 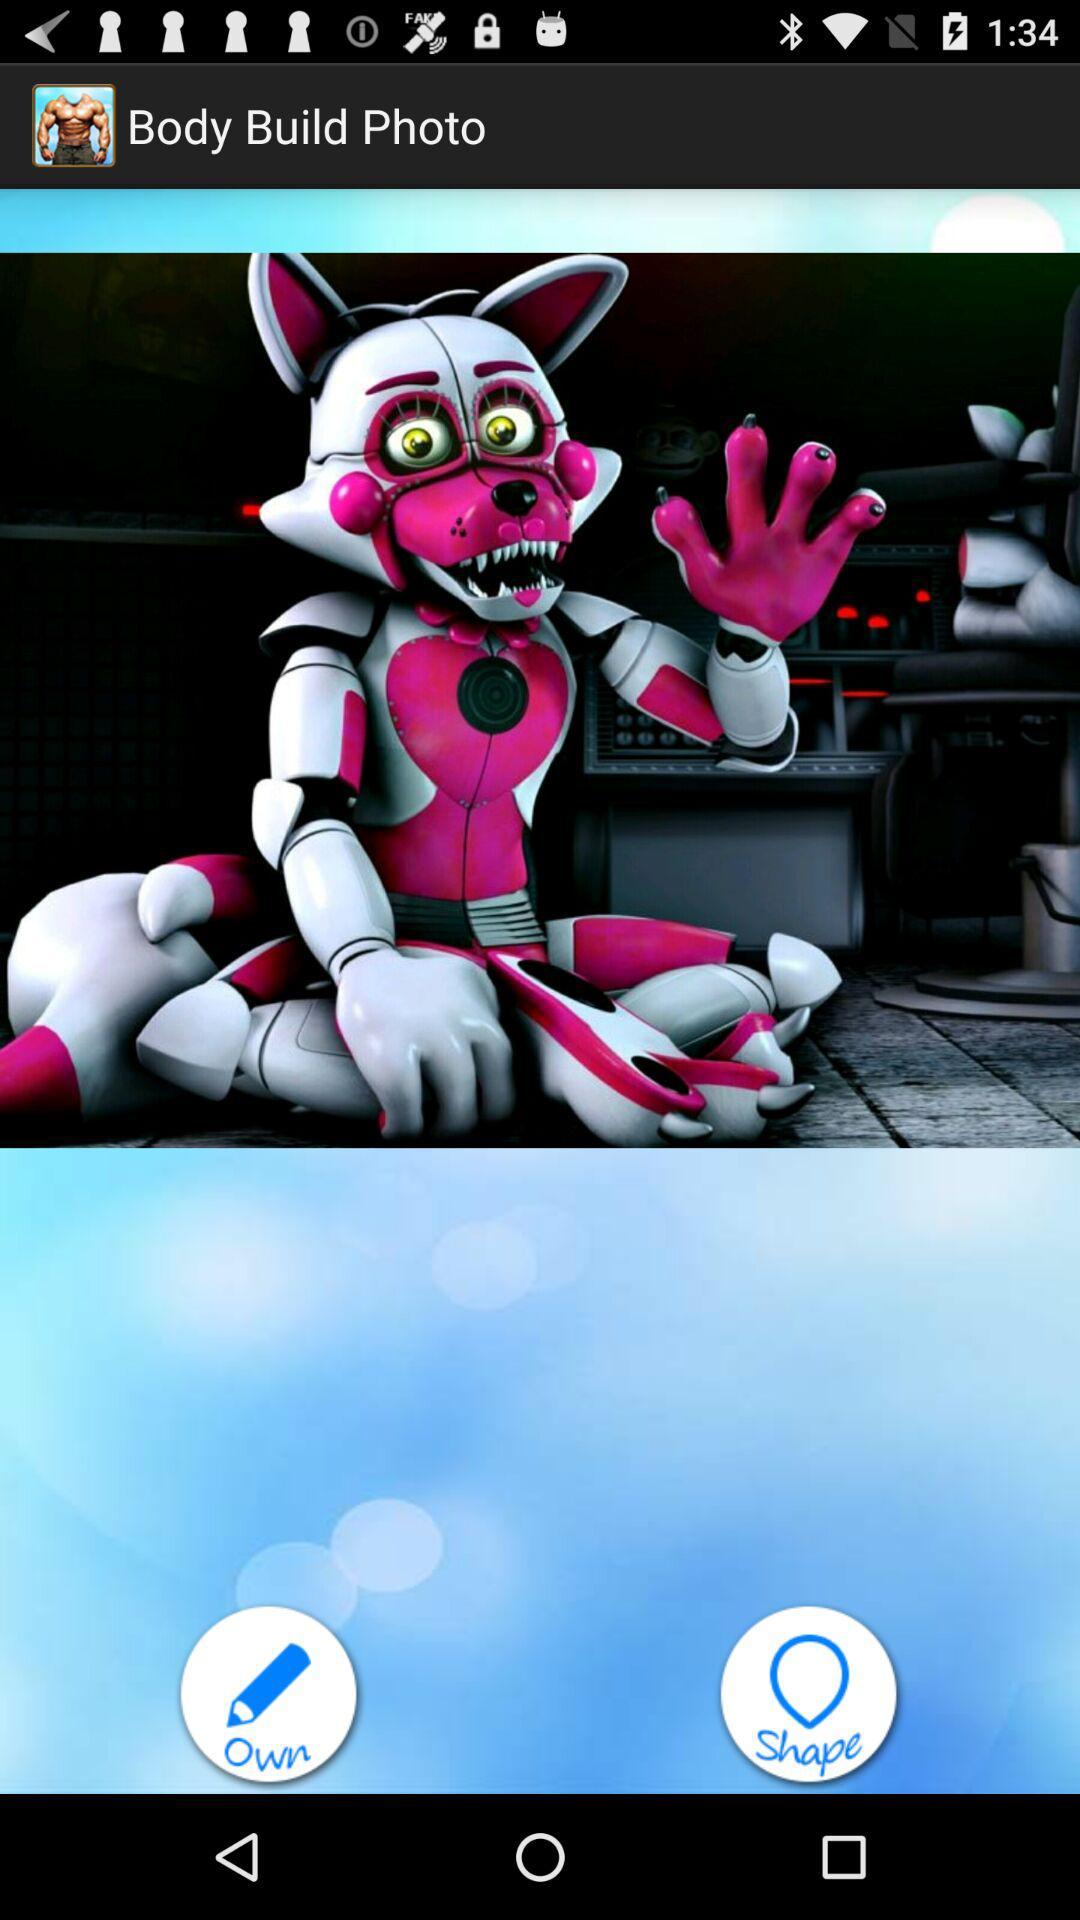 I want to click on shape, so click(x=810, y=1696).